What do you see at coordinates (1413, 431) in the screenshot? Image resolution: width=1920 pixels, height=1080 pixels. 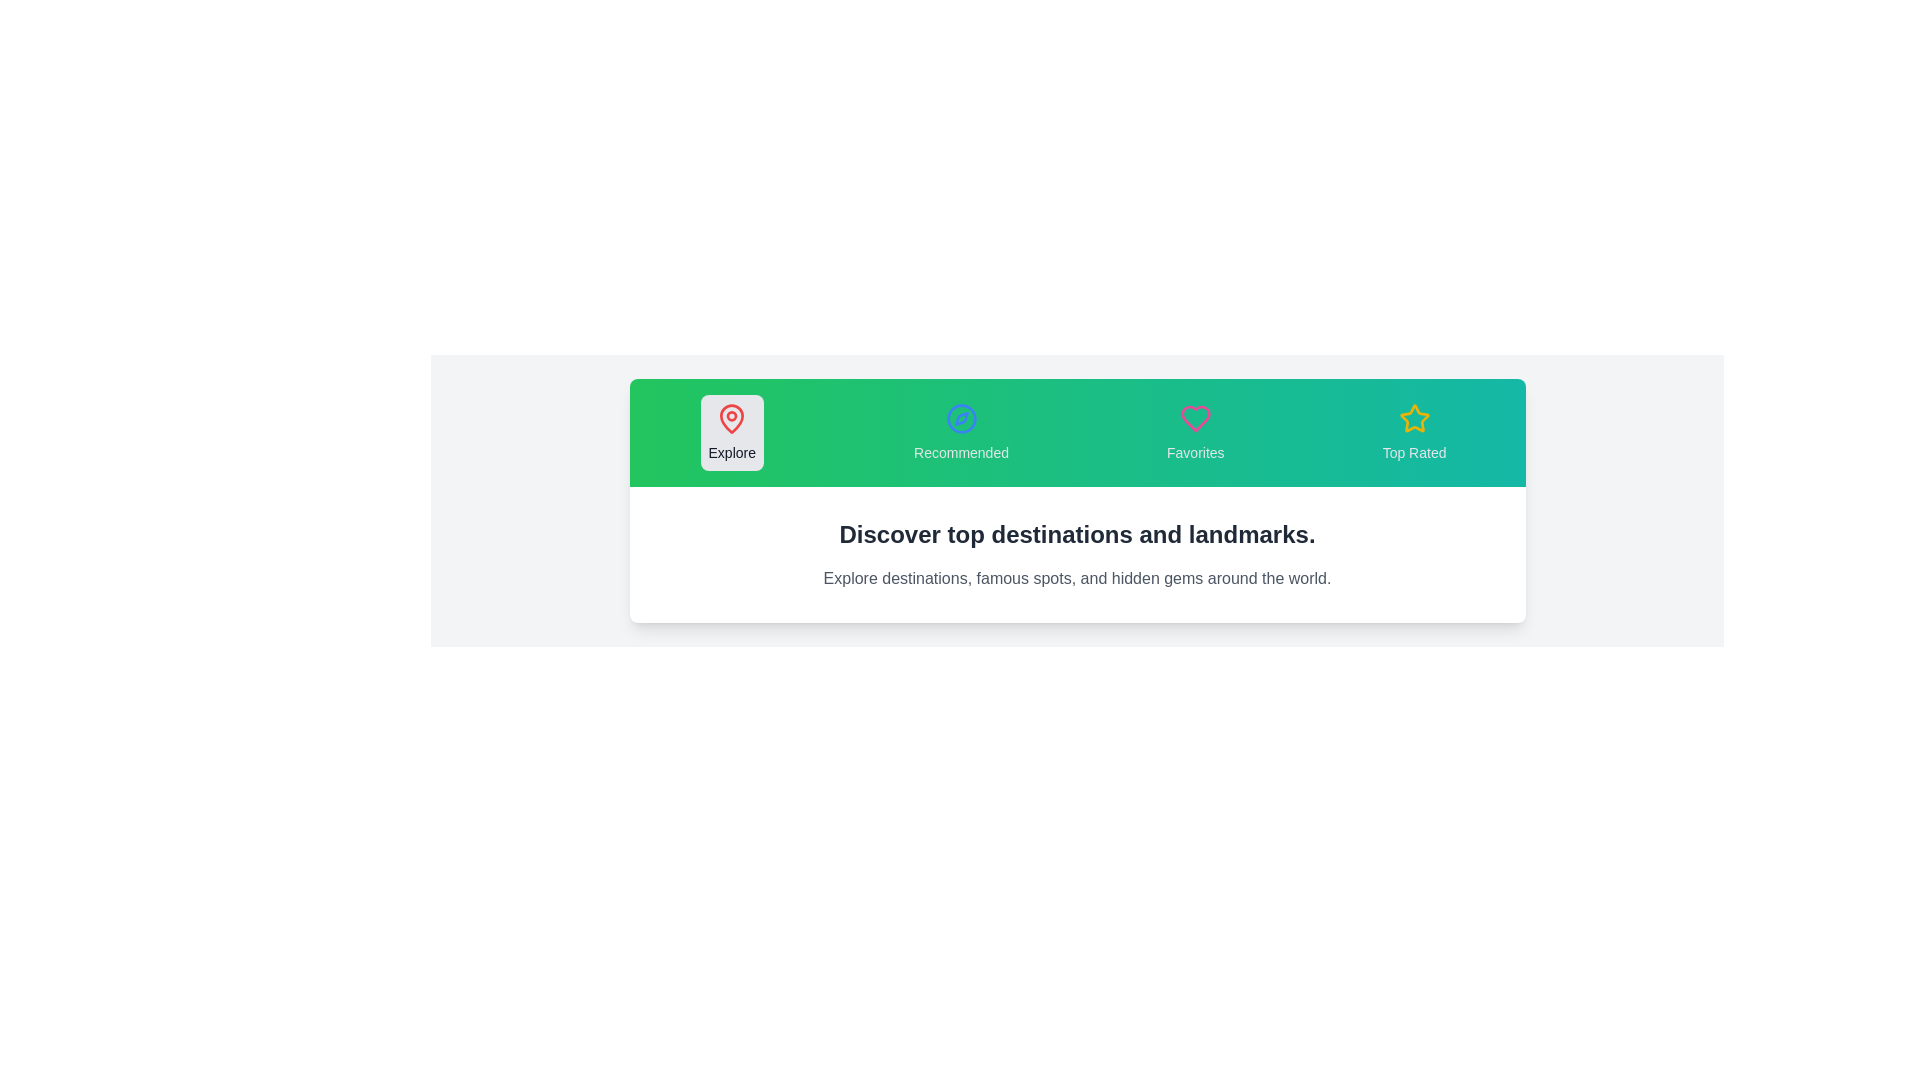 I see `the tab labeled Top Rated to observe its hover effect` at bounding box center [1413, 431].